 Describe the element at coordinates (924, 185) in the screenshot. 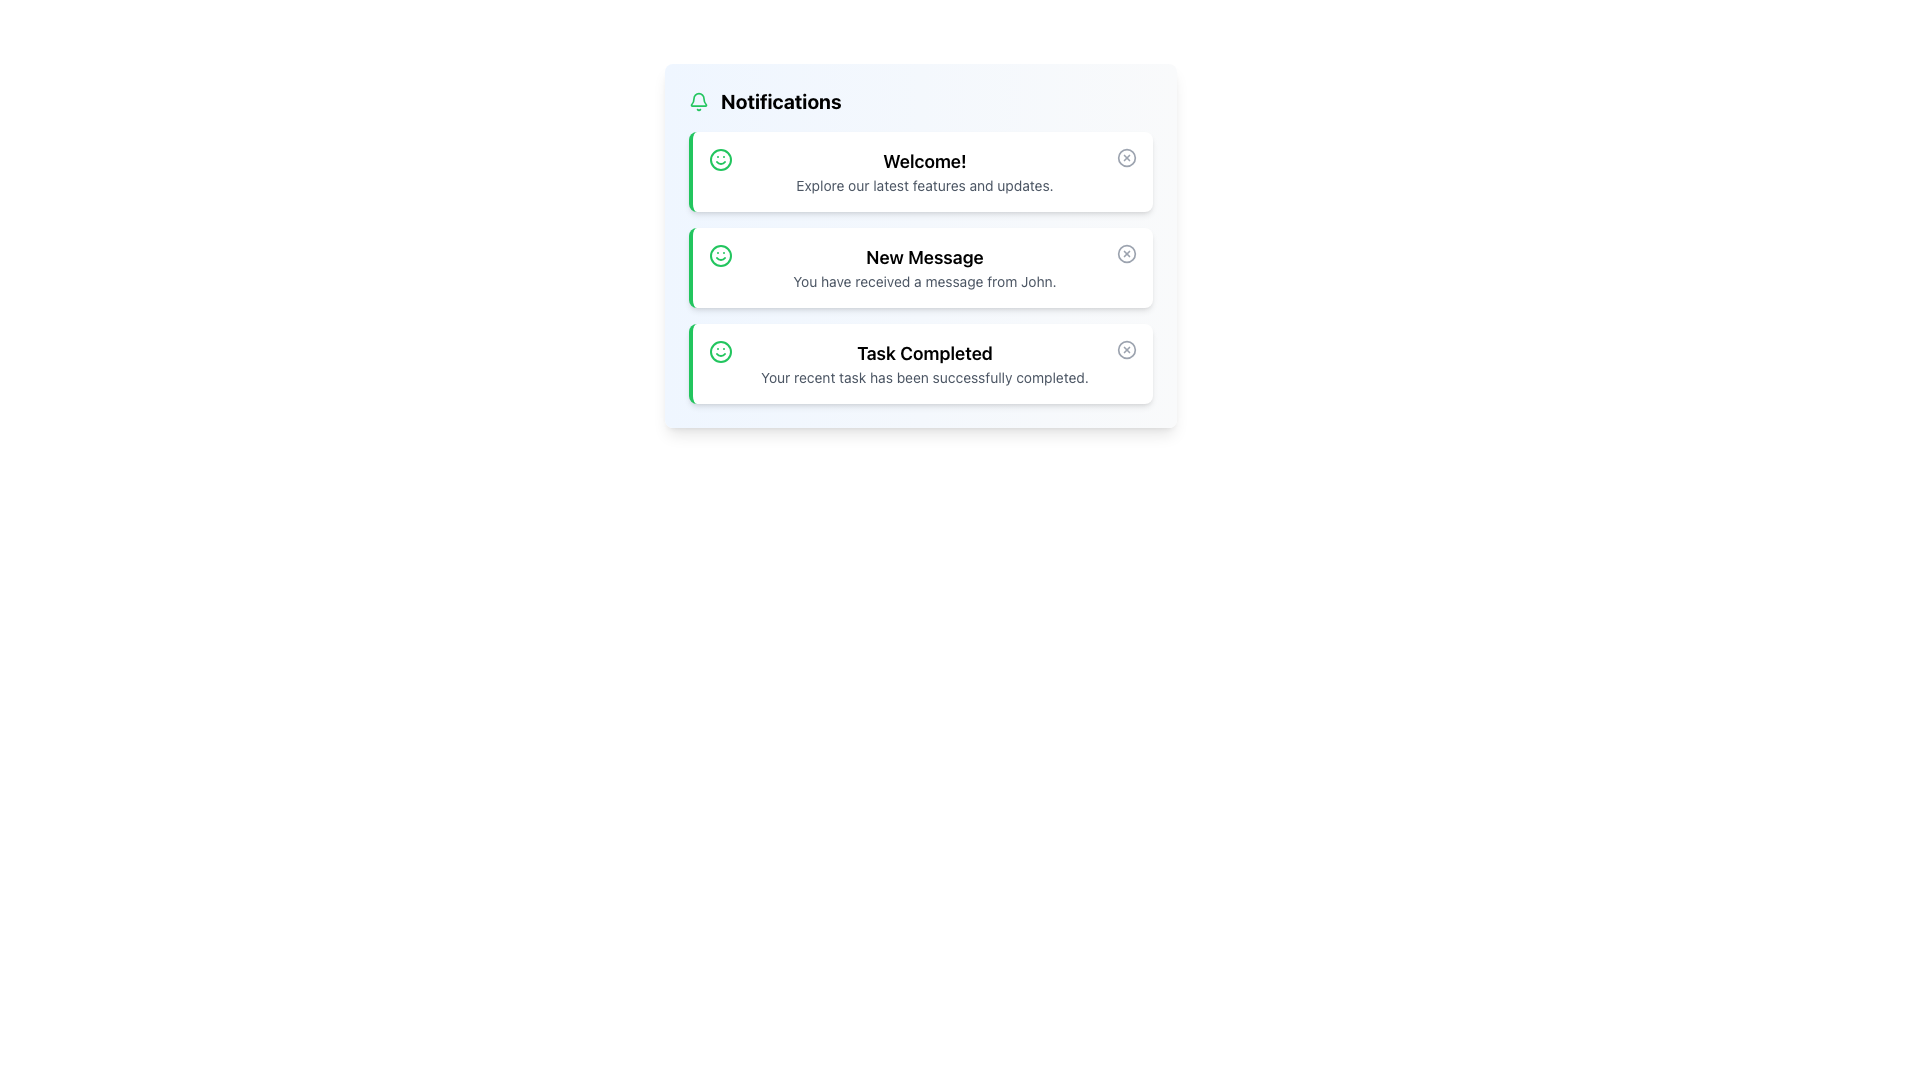

I see `the text label that reads 'Explore our latest features and updates.', which is positioned below the bold 'Welcome!' text in the top-left section of the central notification card layout` at that location.